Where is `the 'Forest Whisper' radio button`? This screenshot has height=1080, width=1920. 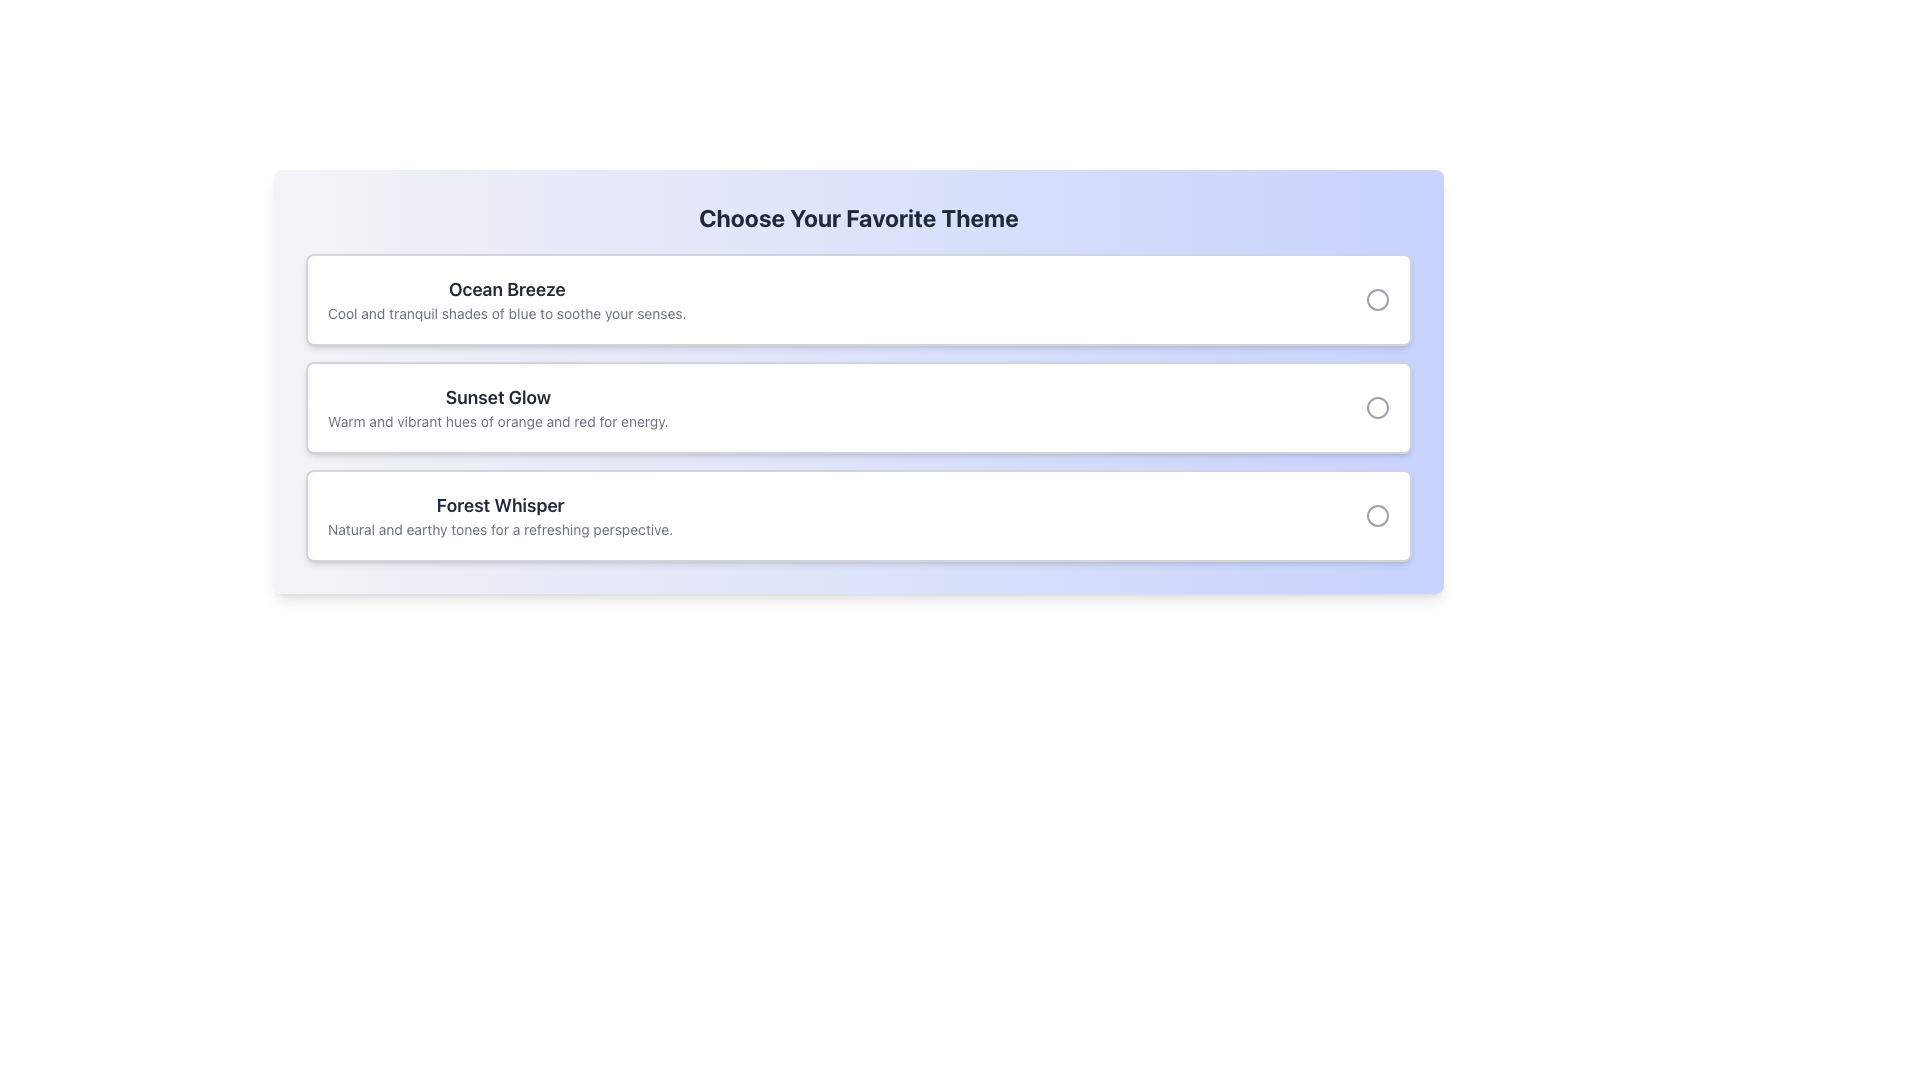 the 'Forest Whisper' radio button is located at coordinates (1376, 515).